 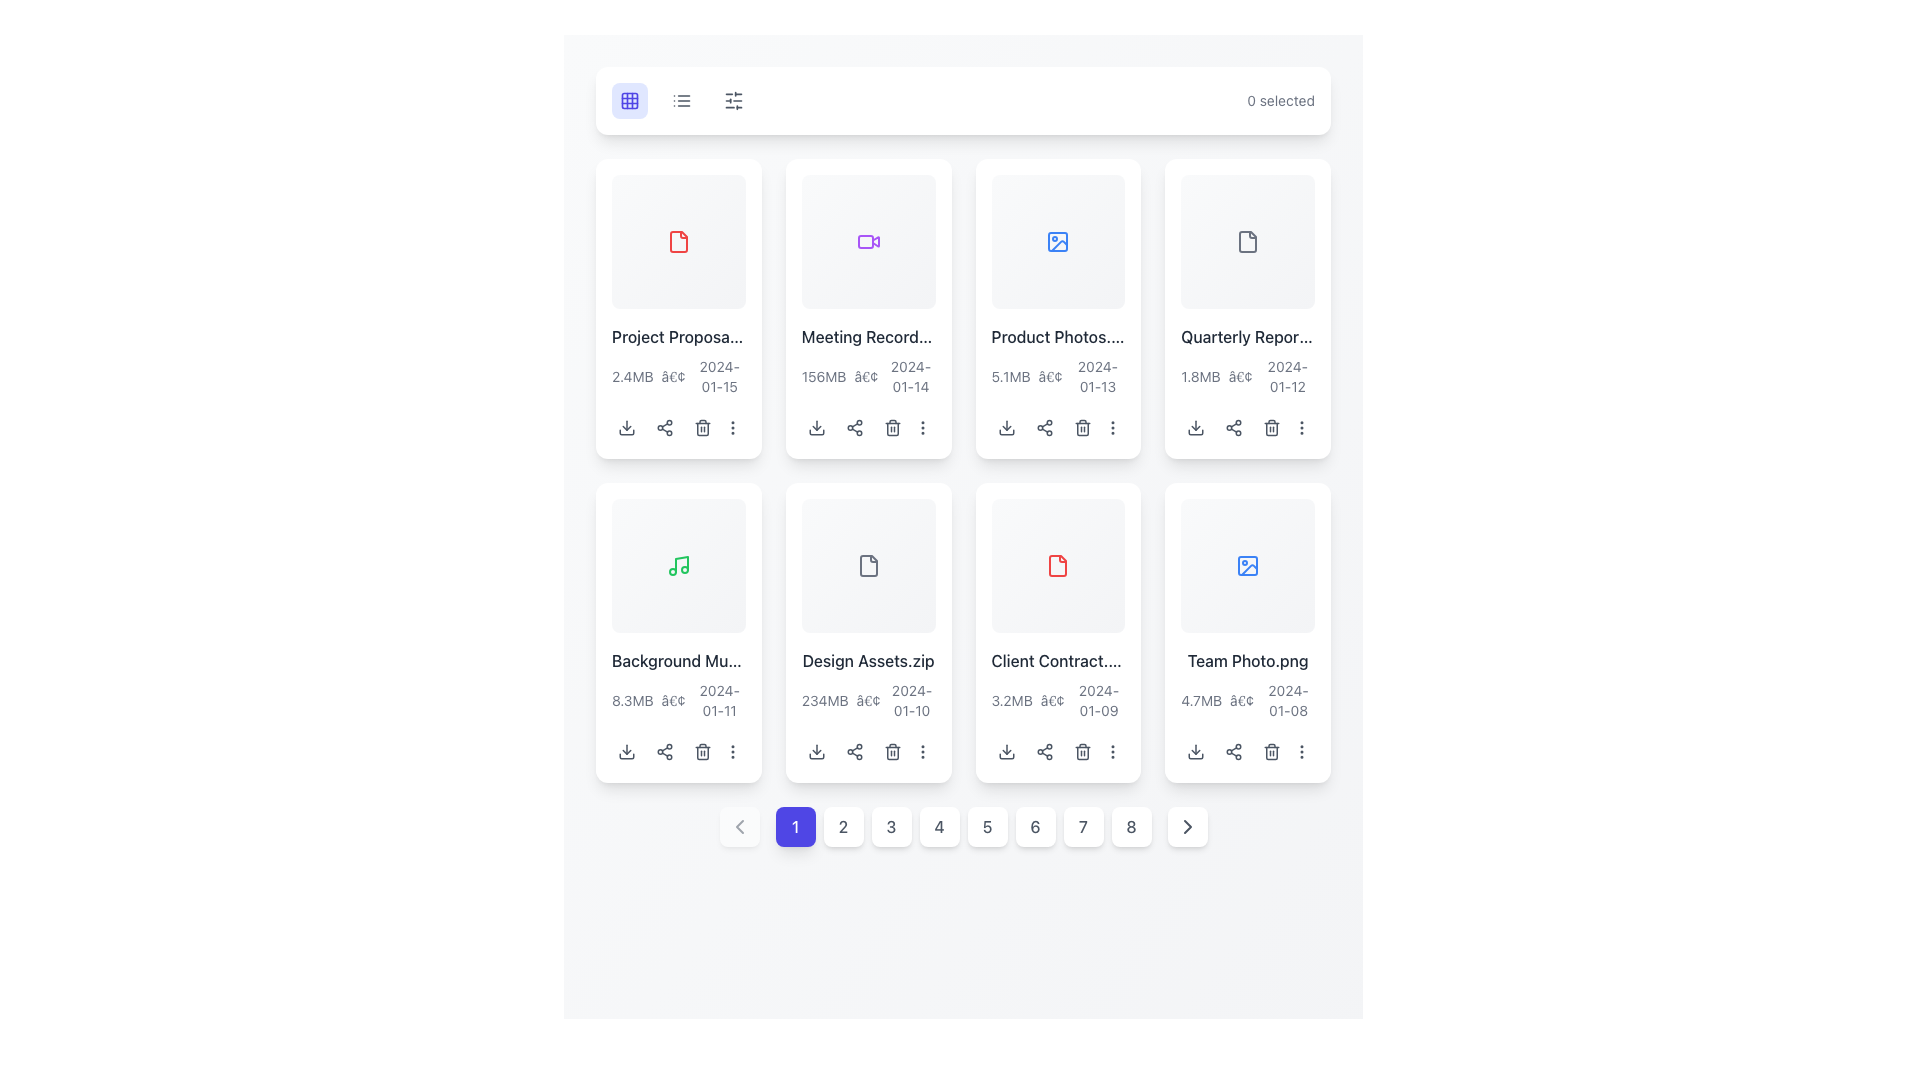 What do you see at coordinates (665, 751) in the screenshot?
I see `the share button located as the second icon in the horizontal row of action icons below the 'Background Music' card` at bounding box center [665, 751].